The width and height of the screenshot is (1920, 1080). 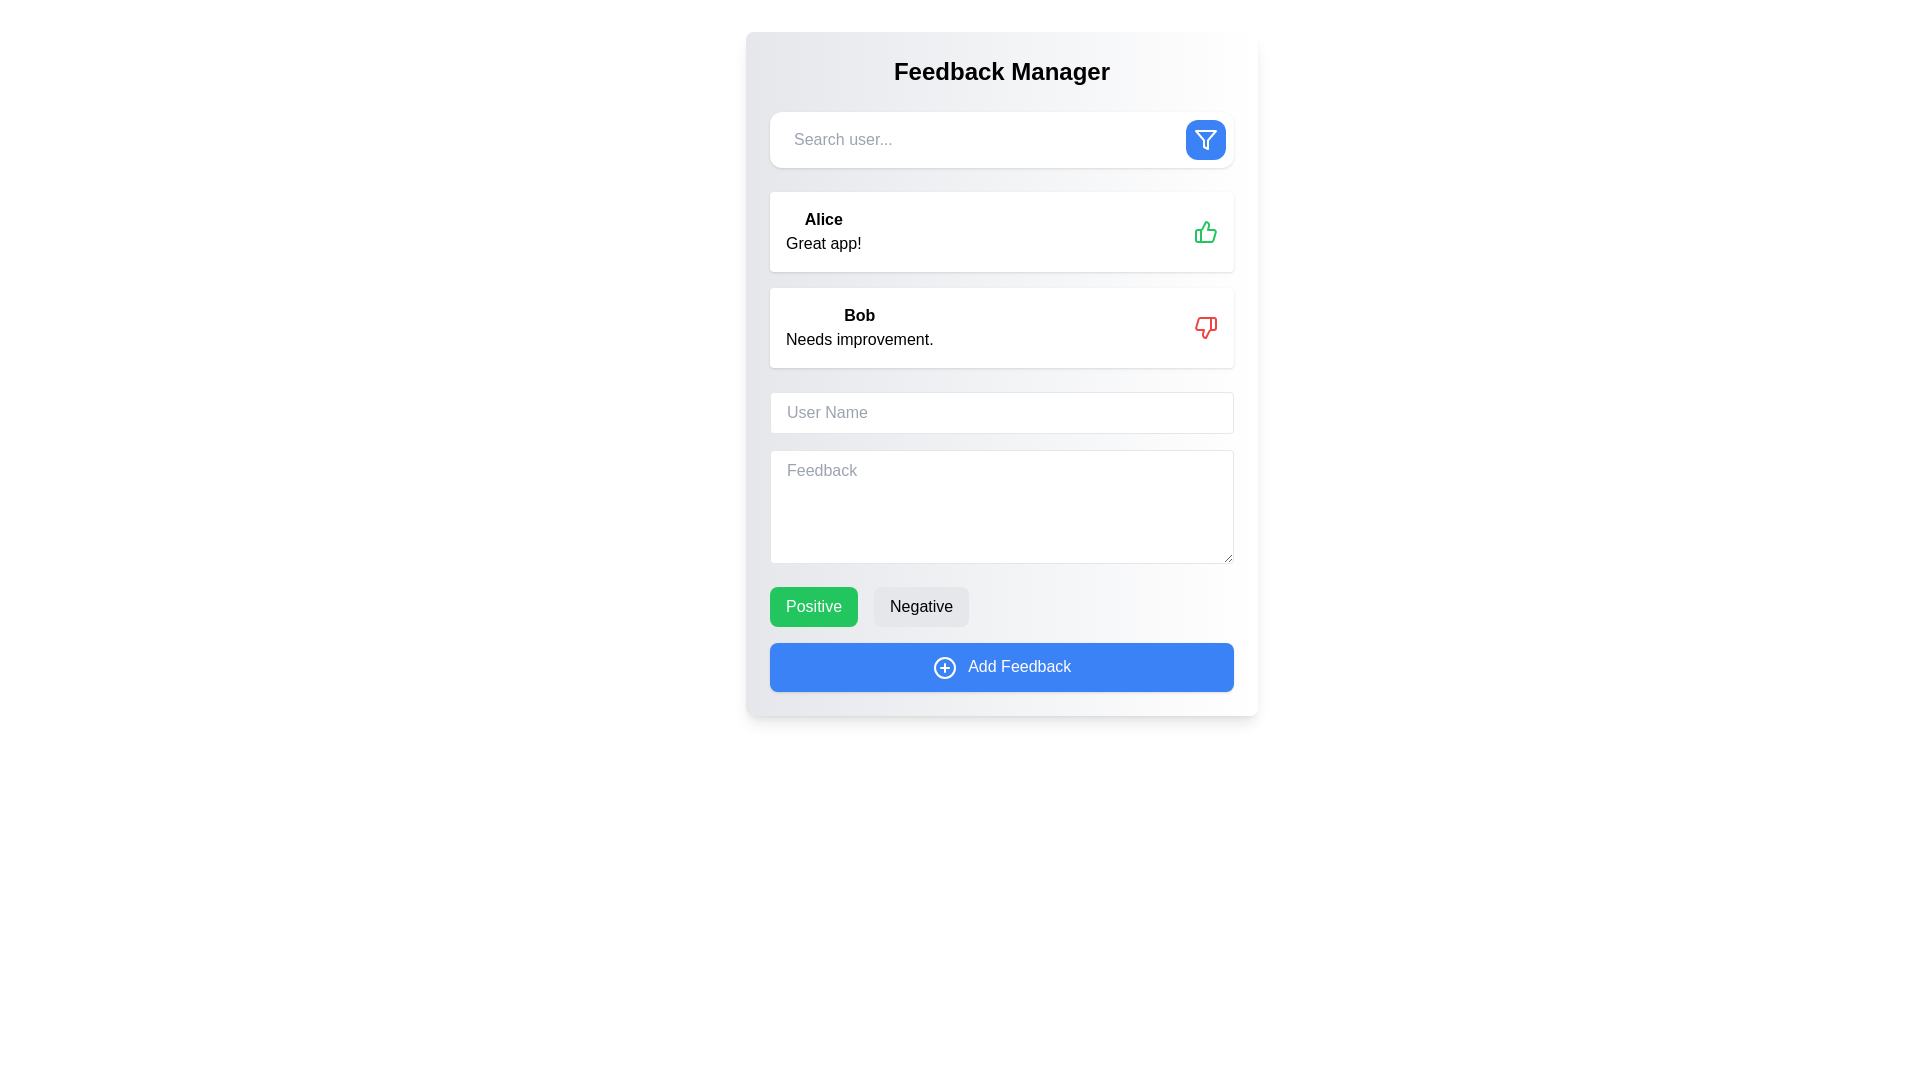 What do you see at coordinates (1205, 326) in the screenshot?
I see `the negative feedback button located in the second row of the feedback list, positioned to the right of the user feedback text for 'Bob Needs improvement.'` at bounding box center [1205, 326].